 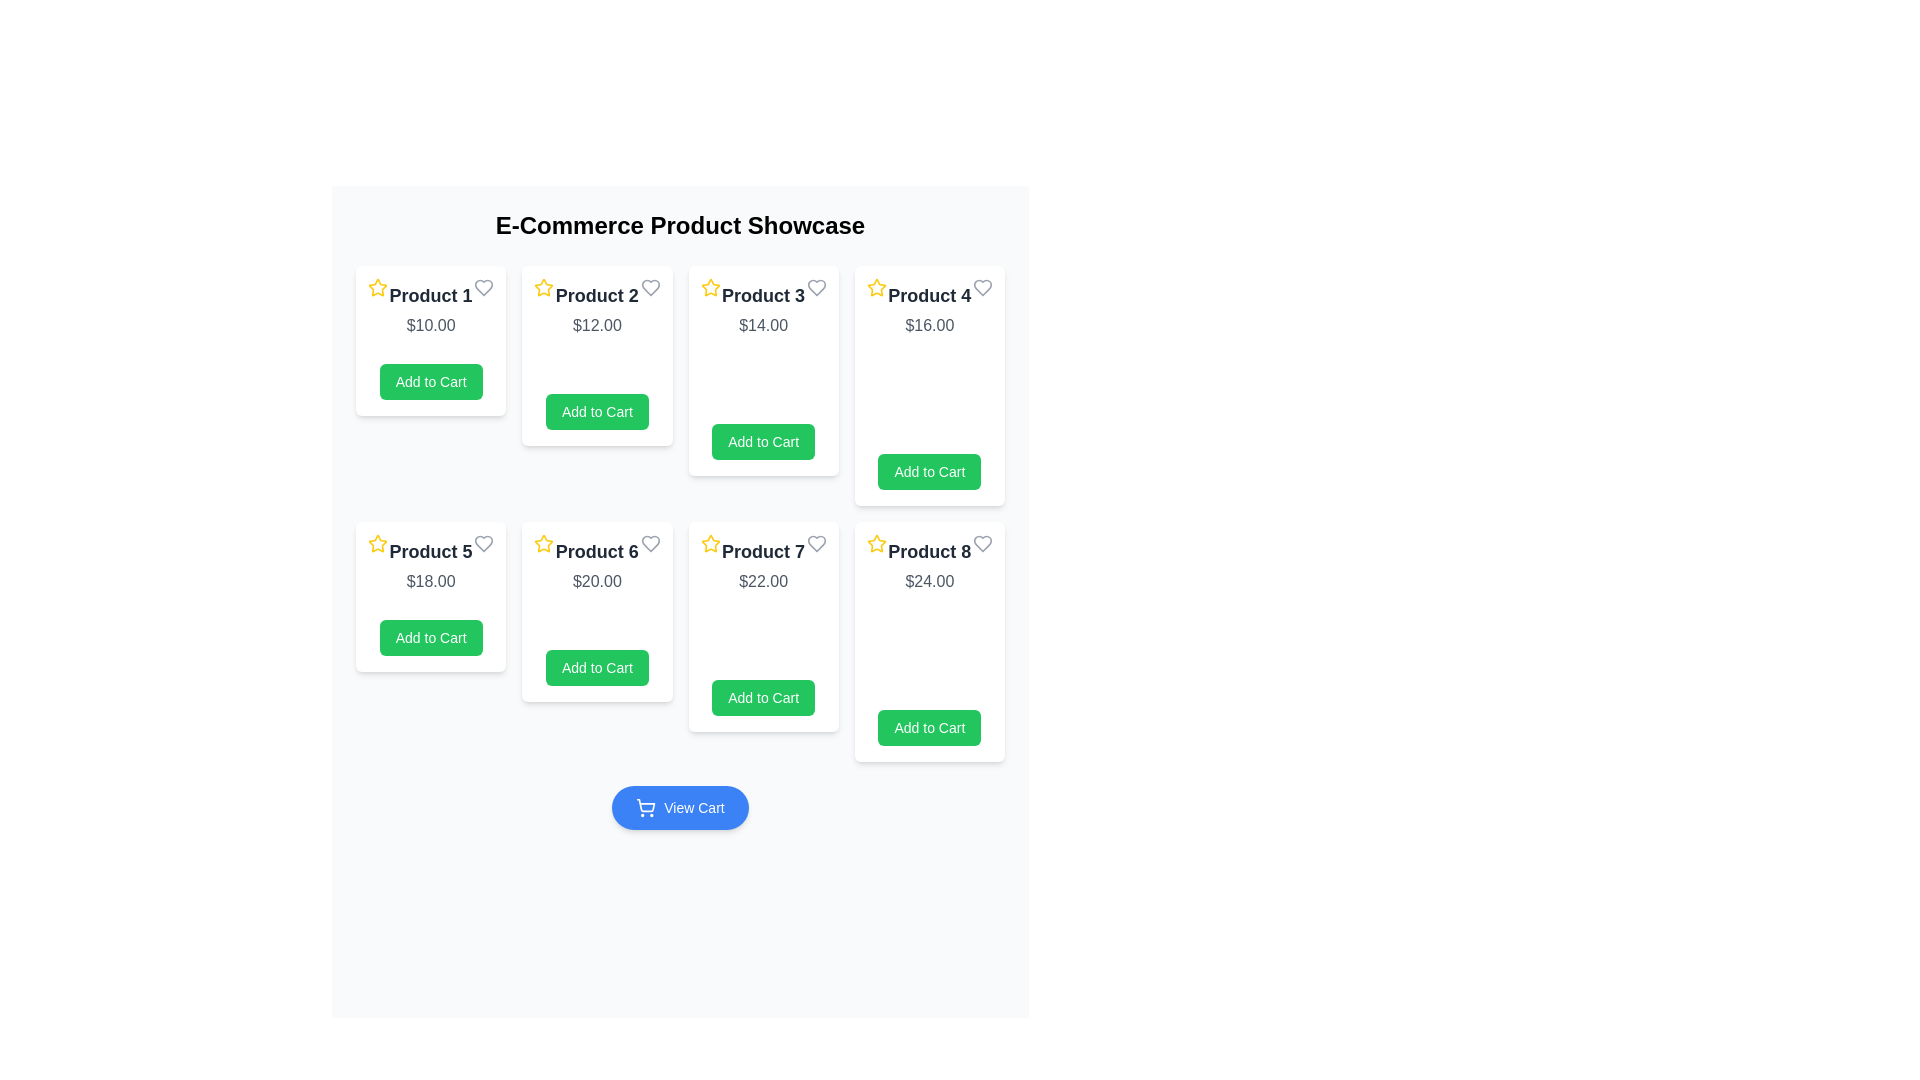 I want to click on the Text label displaying the product name located in the center row, second column of the product card grid, specifically the sixth card, which is positioned above the price '$20.00' and below the star icon, so click(x=596, y=551).